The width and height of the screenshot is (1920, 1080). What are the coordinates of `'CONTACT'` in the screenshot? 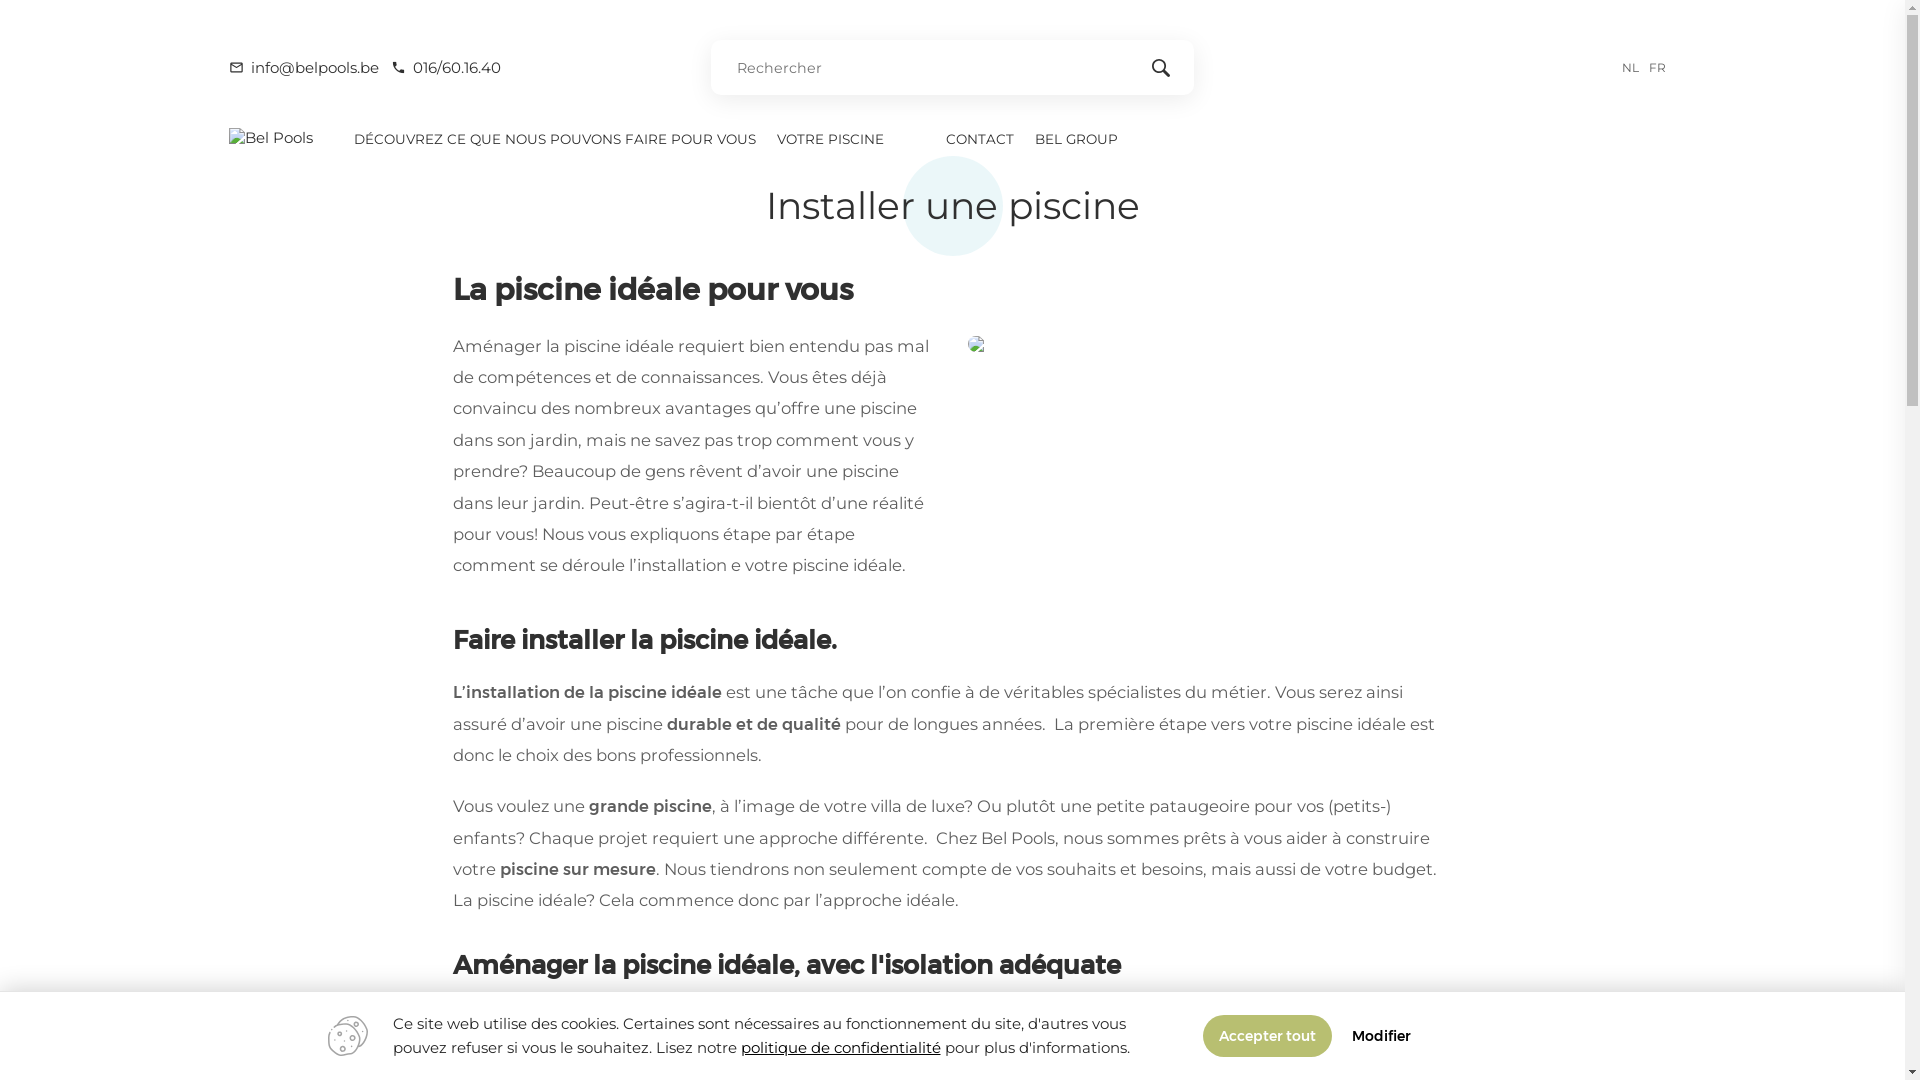 It's located at (935, 137).